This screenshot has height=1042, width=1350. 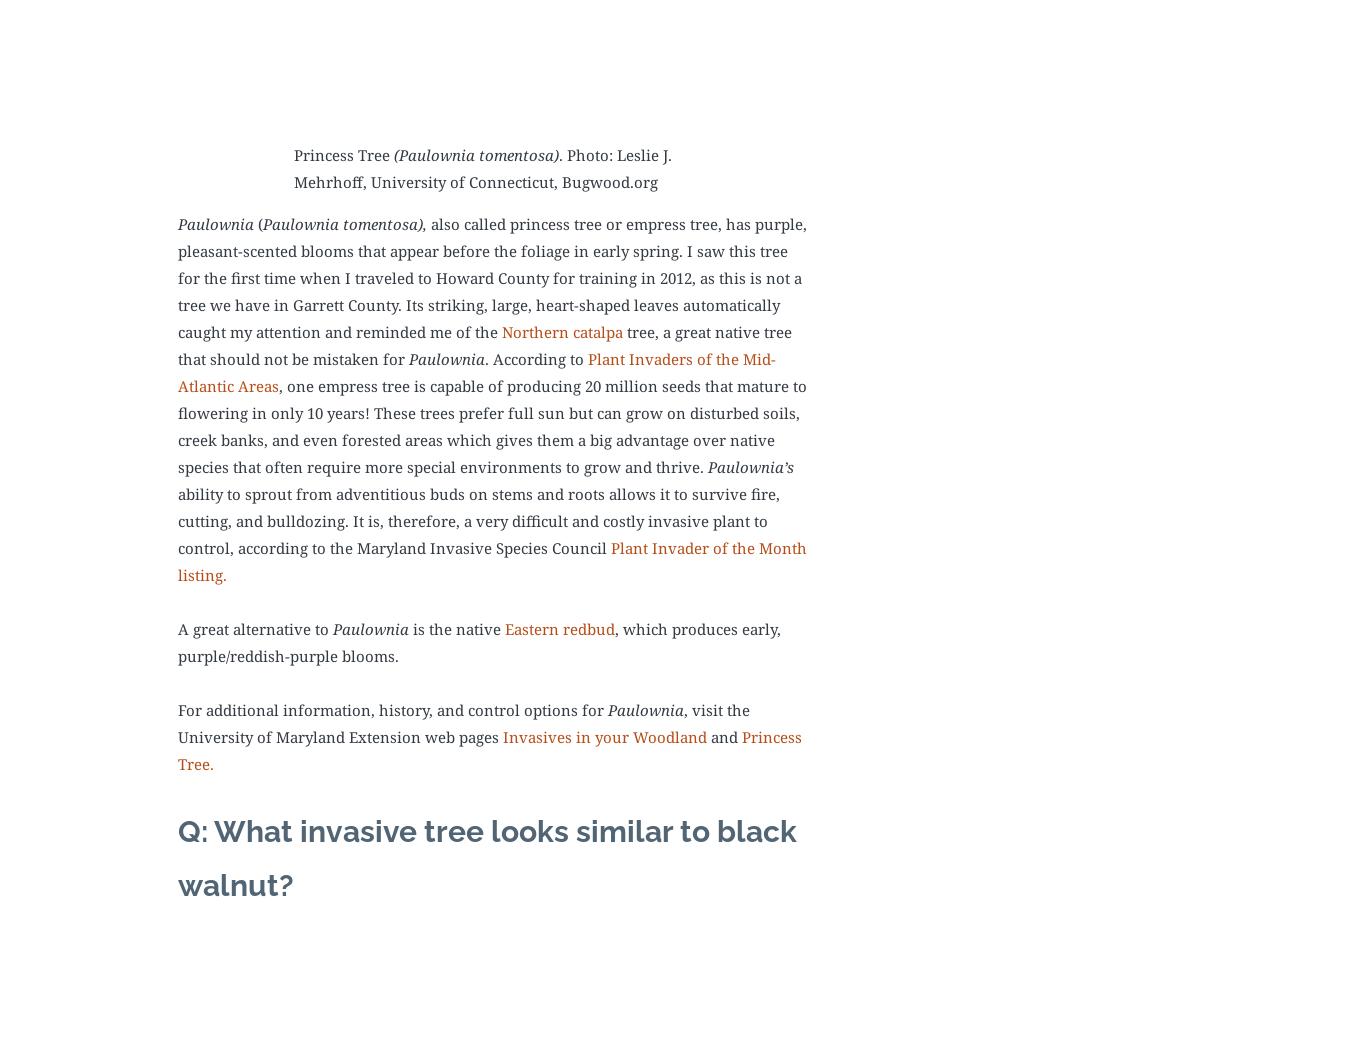 What do you see at coordinates (491, 560) in the screenshot?
I see `'Plant Invader of the Month listing.'` at bounding box center [491, 560].